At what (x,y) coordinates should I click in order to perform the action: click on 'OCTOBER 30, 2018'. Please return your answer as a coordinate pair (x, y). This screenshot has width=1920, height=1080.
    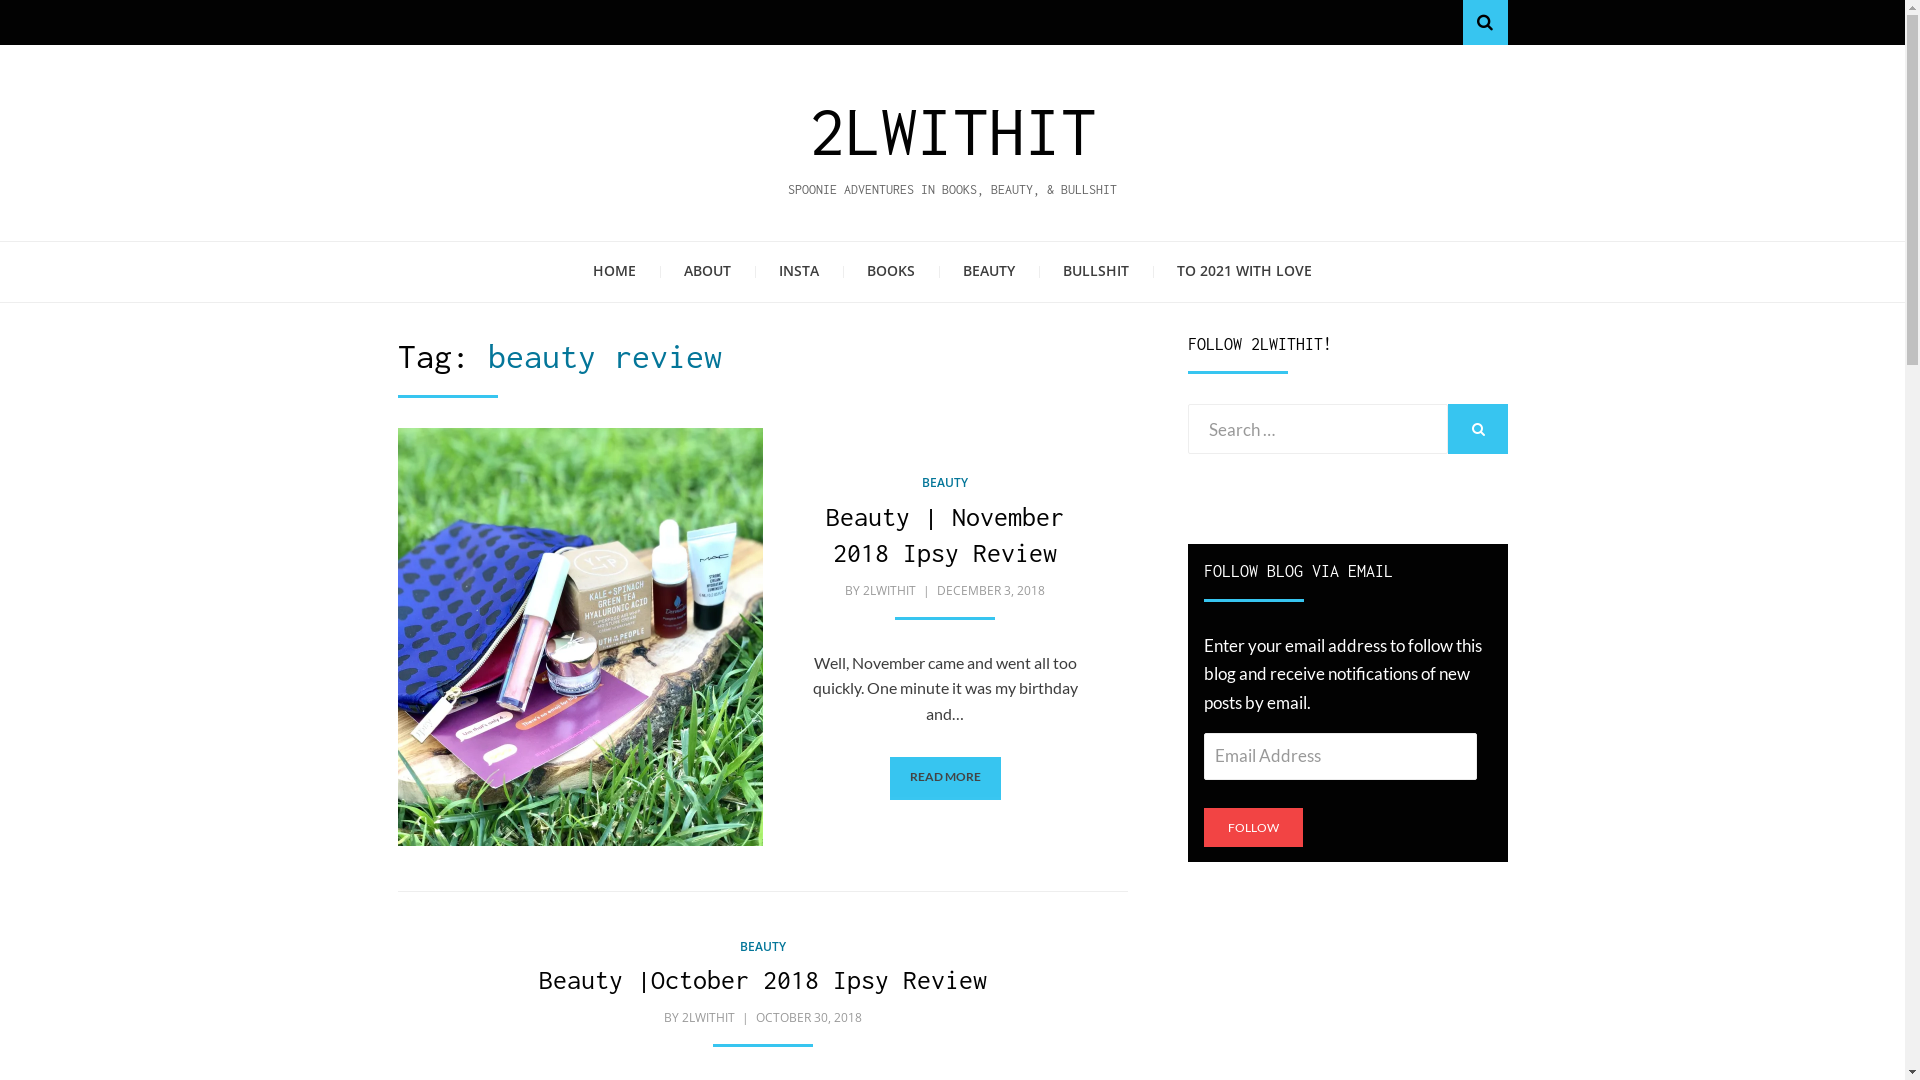
    Looking at the image, I should click on (806, 1017).